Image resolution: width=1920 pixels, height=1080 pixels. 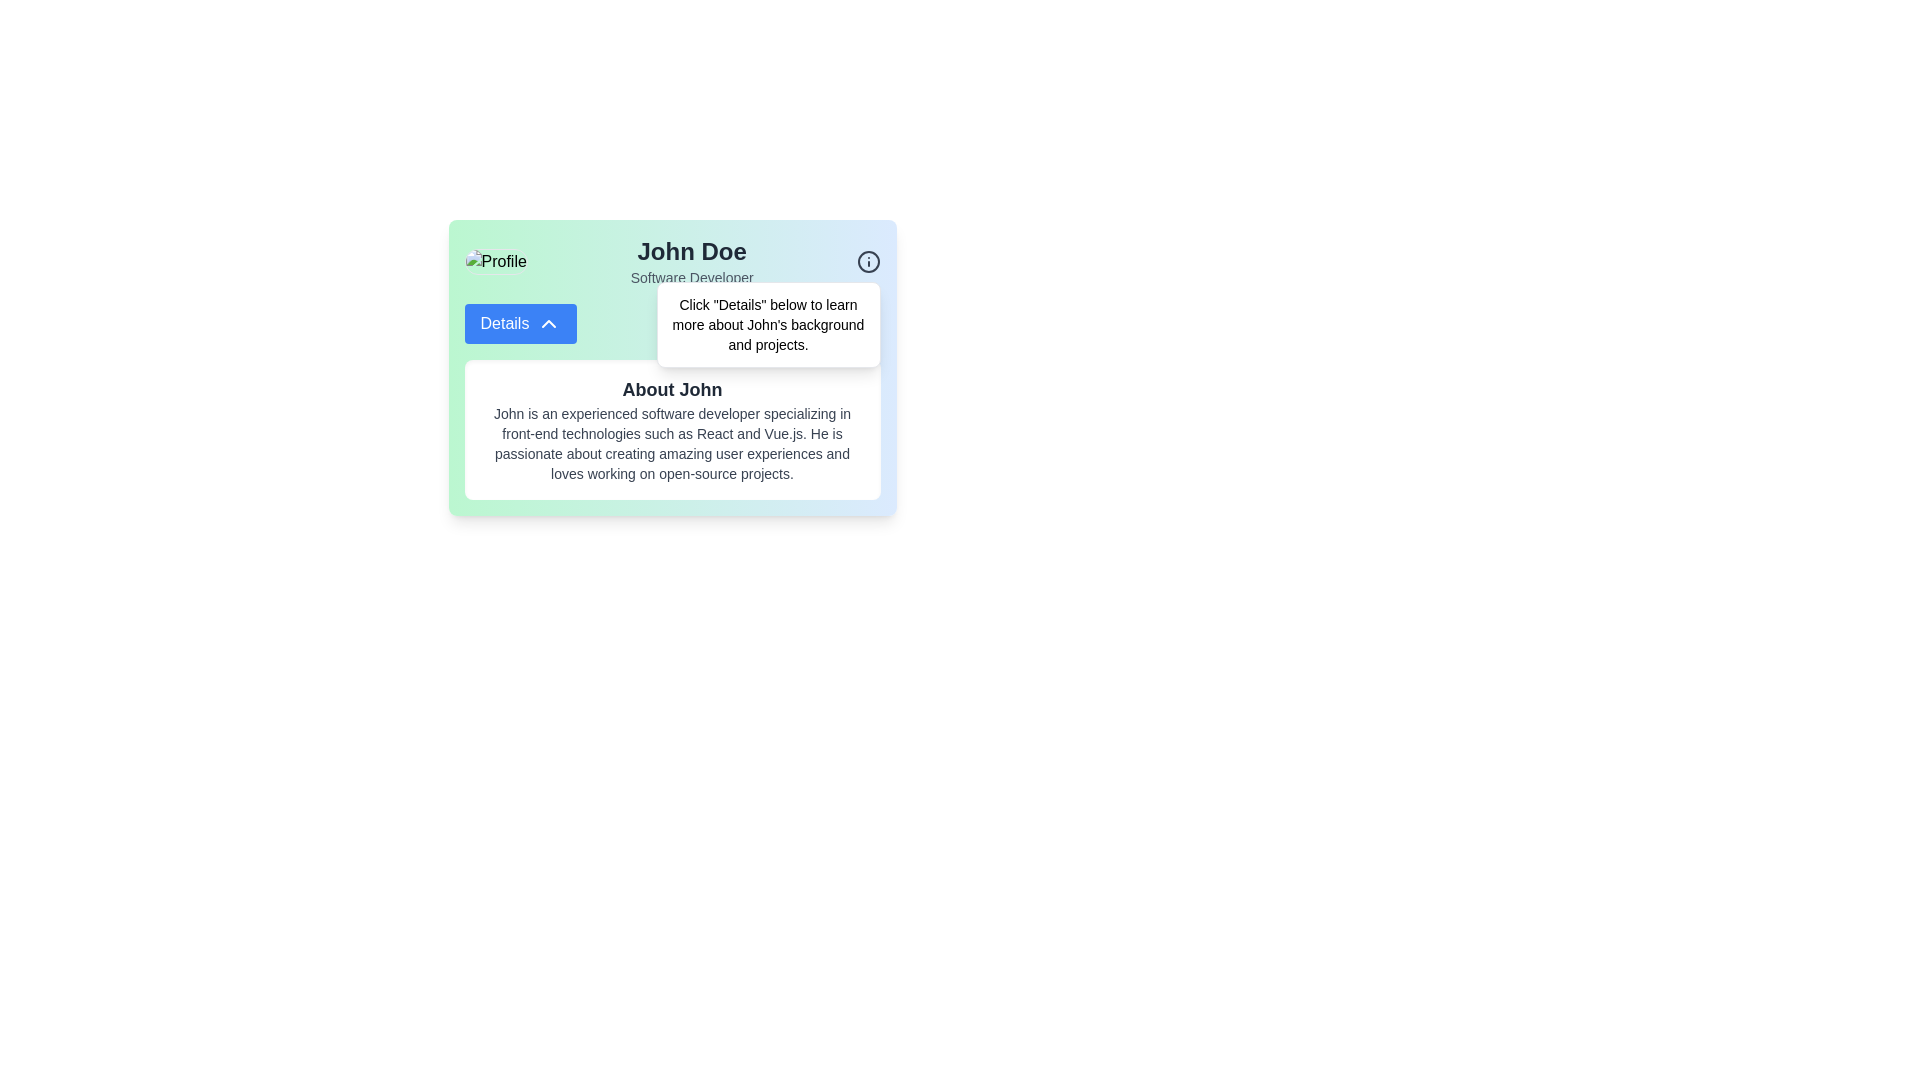 I want to click on text label displaying 'Software Developer', which is styled in a small gray font and located directly beneath the 'John Doe' title, so click(x=692, y=277).